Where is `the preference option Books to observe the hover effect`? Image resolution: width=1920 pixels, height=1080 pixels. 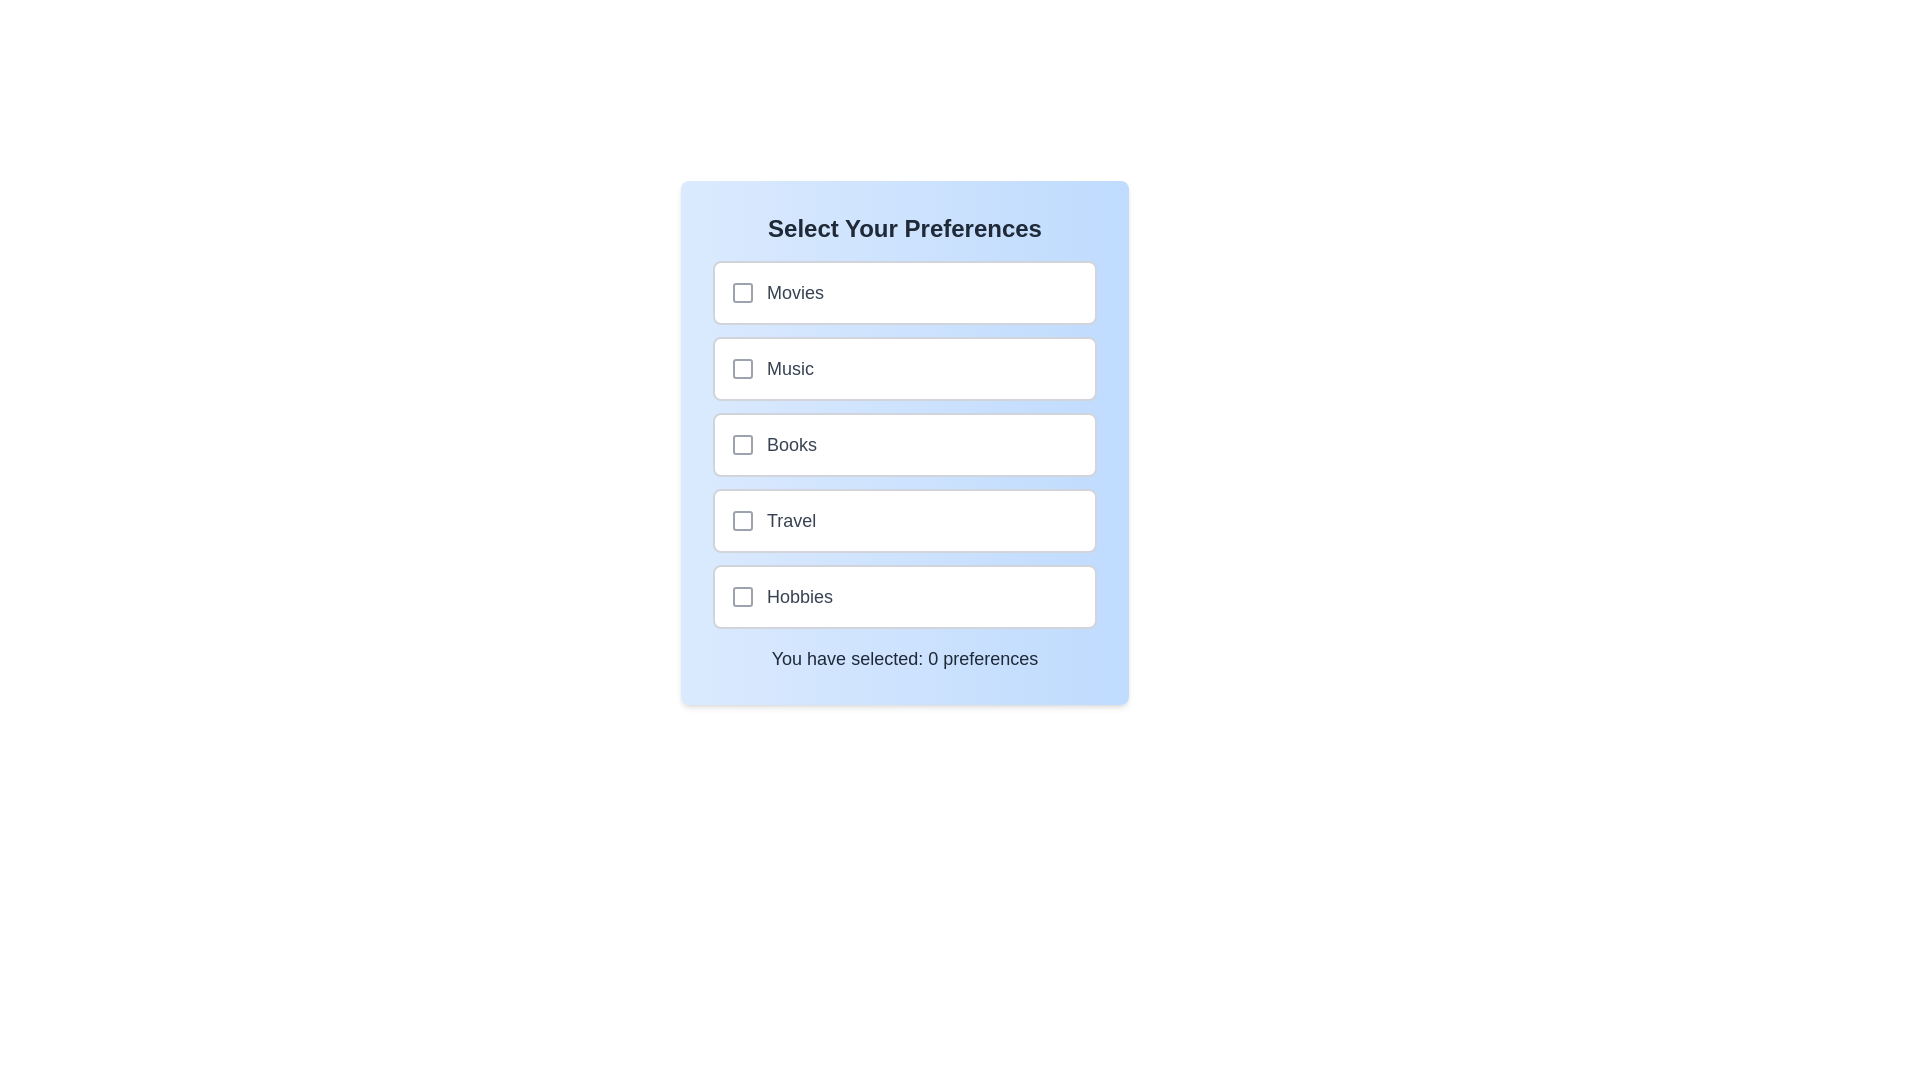
the preference option Books to observe the hover effect is located at coordinates (904, 443).